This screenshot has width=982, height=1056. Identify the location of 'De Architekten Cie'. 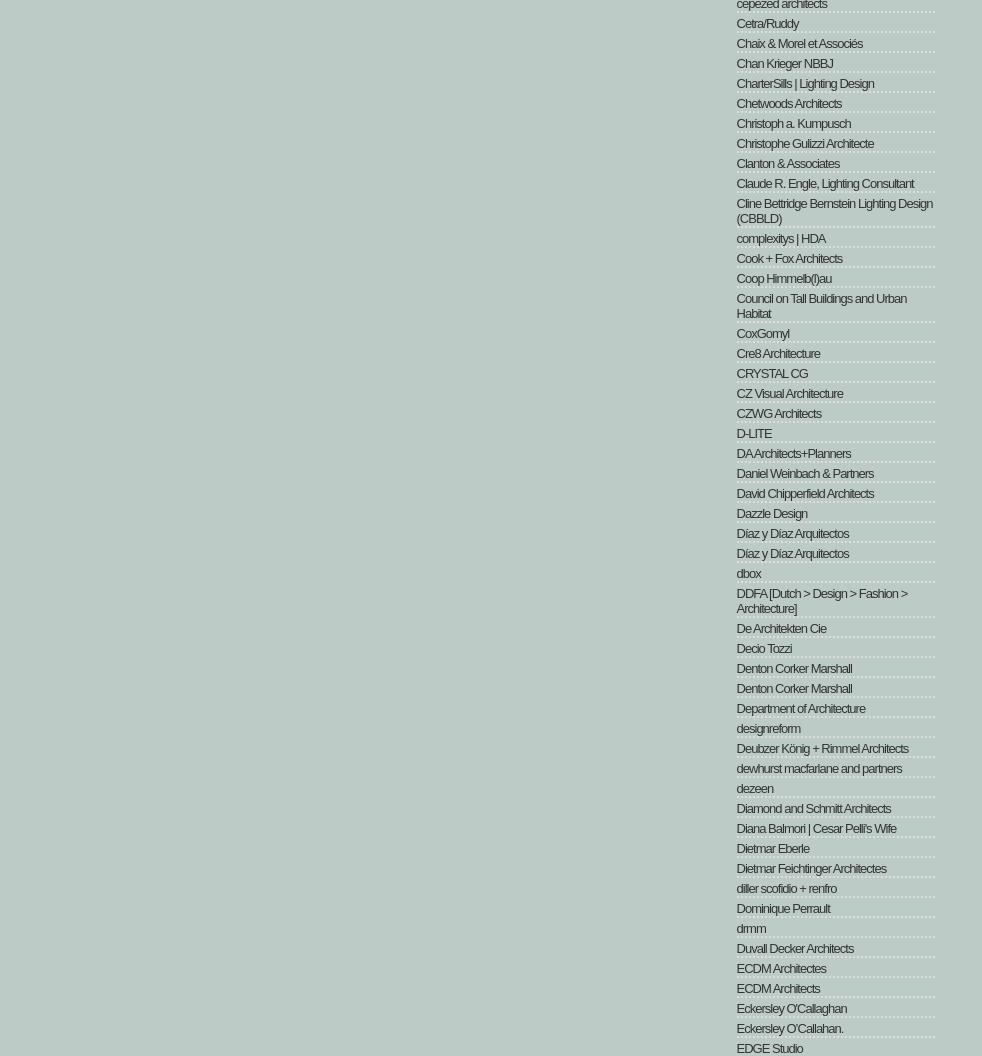
(780, 627).